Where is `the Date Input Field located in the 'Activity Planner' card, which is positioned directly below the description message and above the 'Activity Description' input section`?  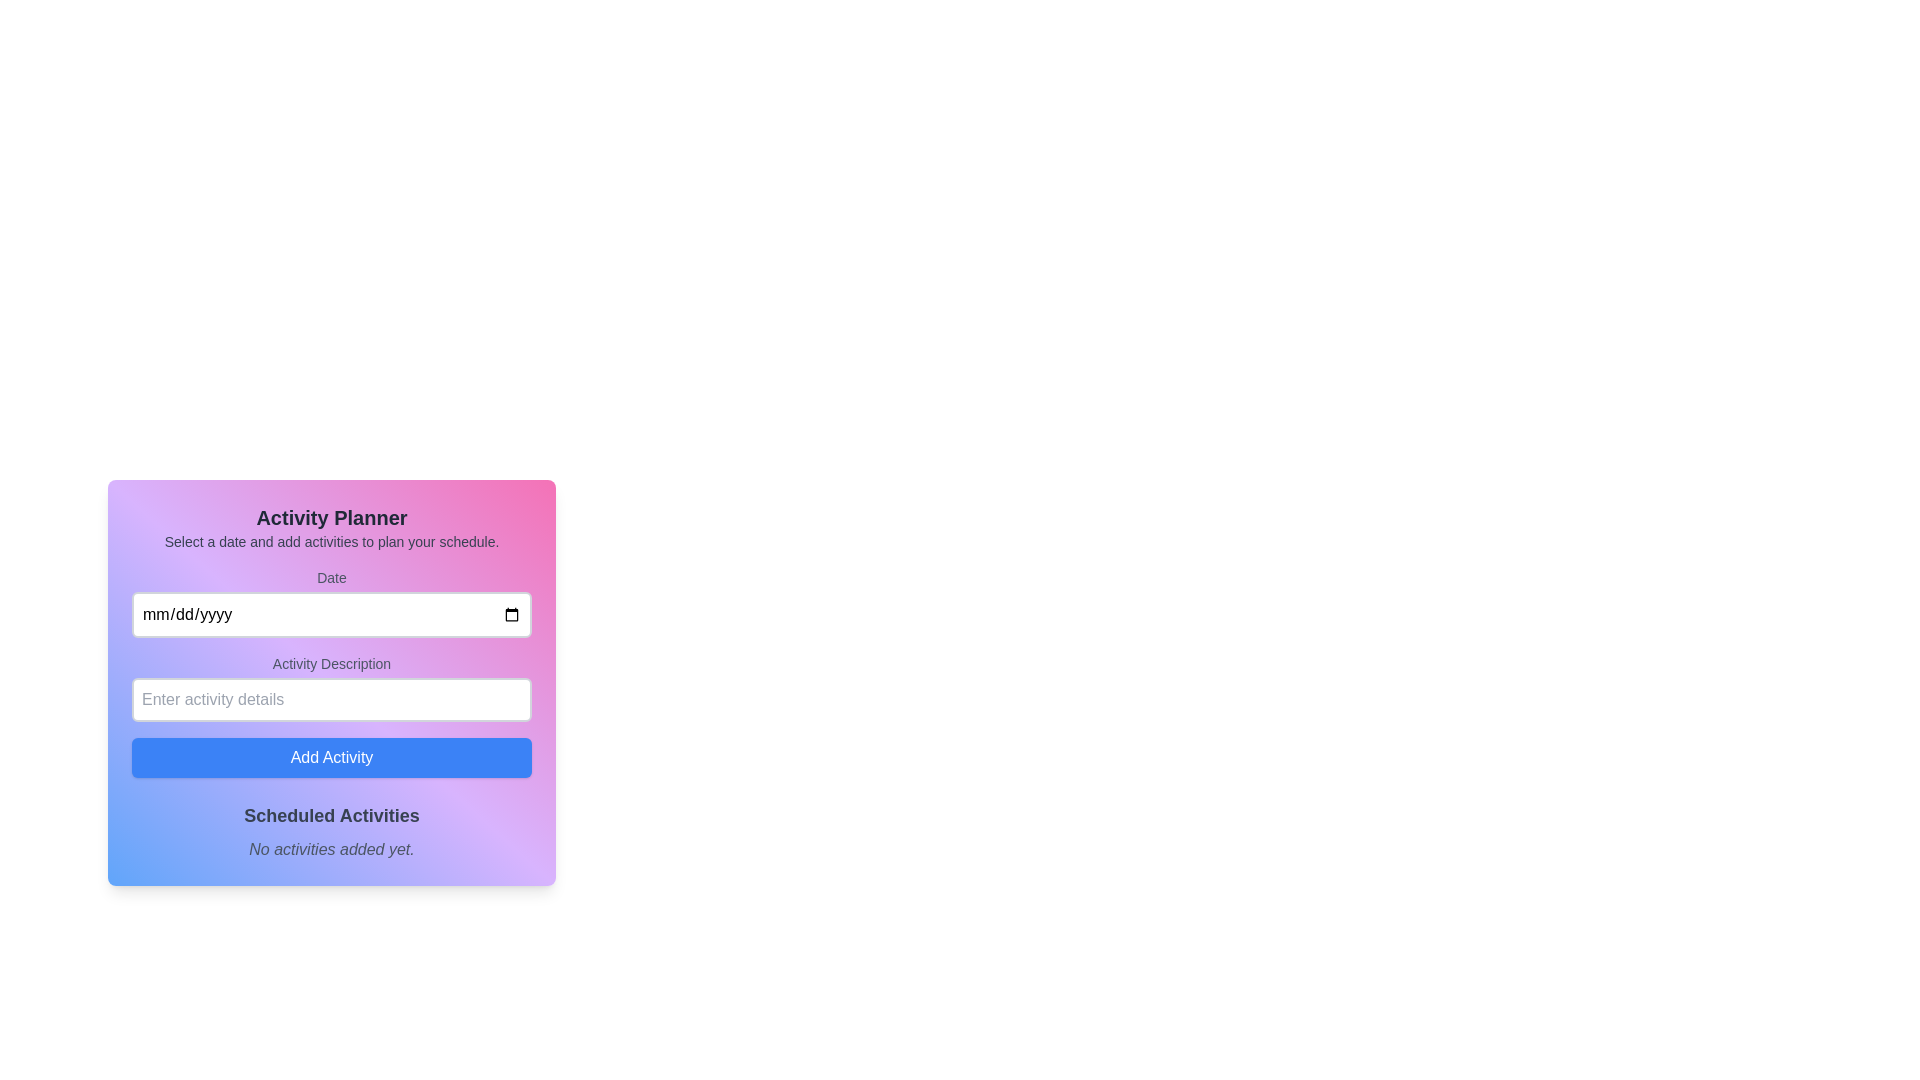 the Date Input Field located in the 'Activity Planner' card, which is positioned directly below the description message and above the 'Activity Description' input section is located at coordinates (331, 601).